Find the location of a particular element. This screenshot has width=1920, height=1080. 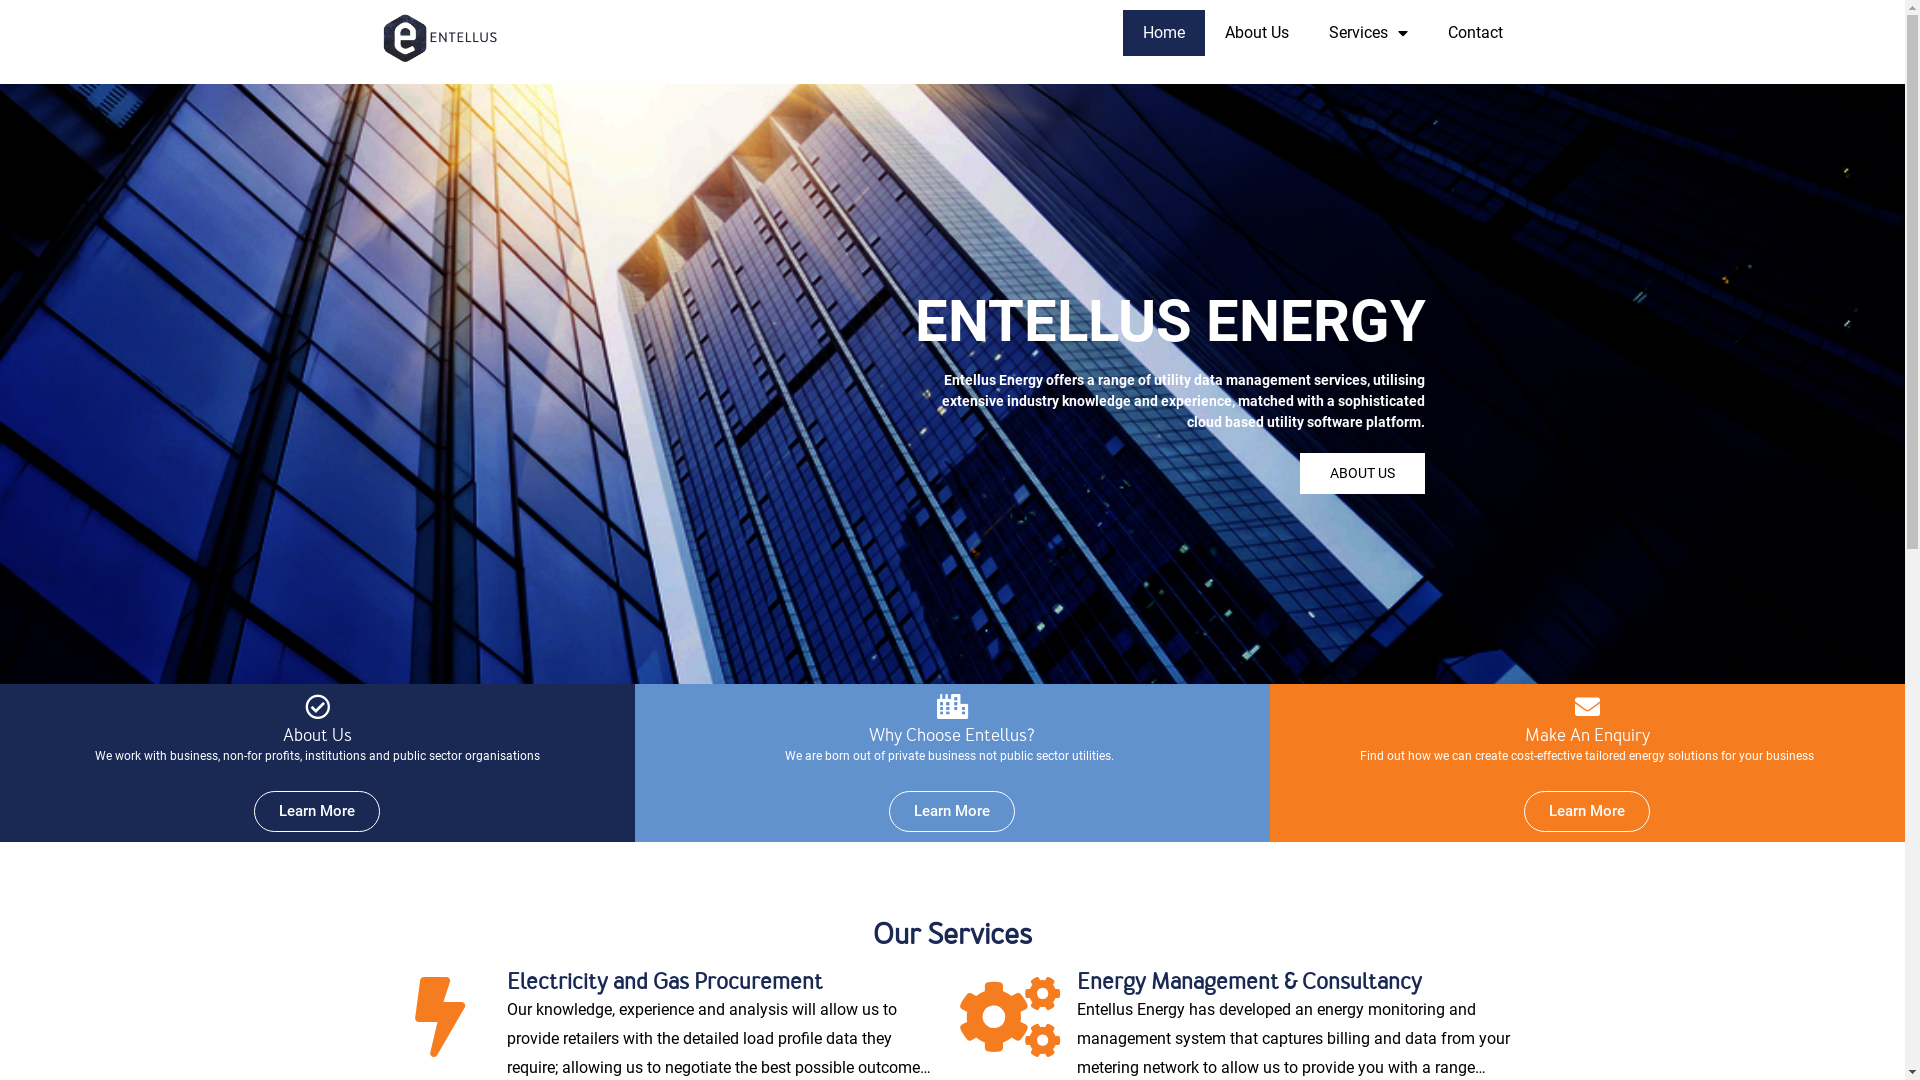

'Contact' is located at coordinates (1475, 33).